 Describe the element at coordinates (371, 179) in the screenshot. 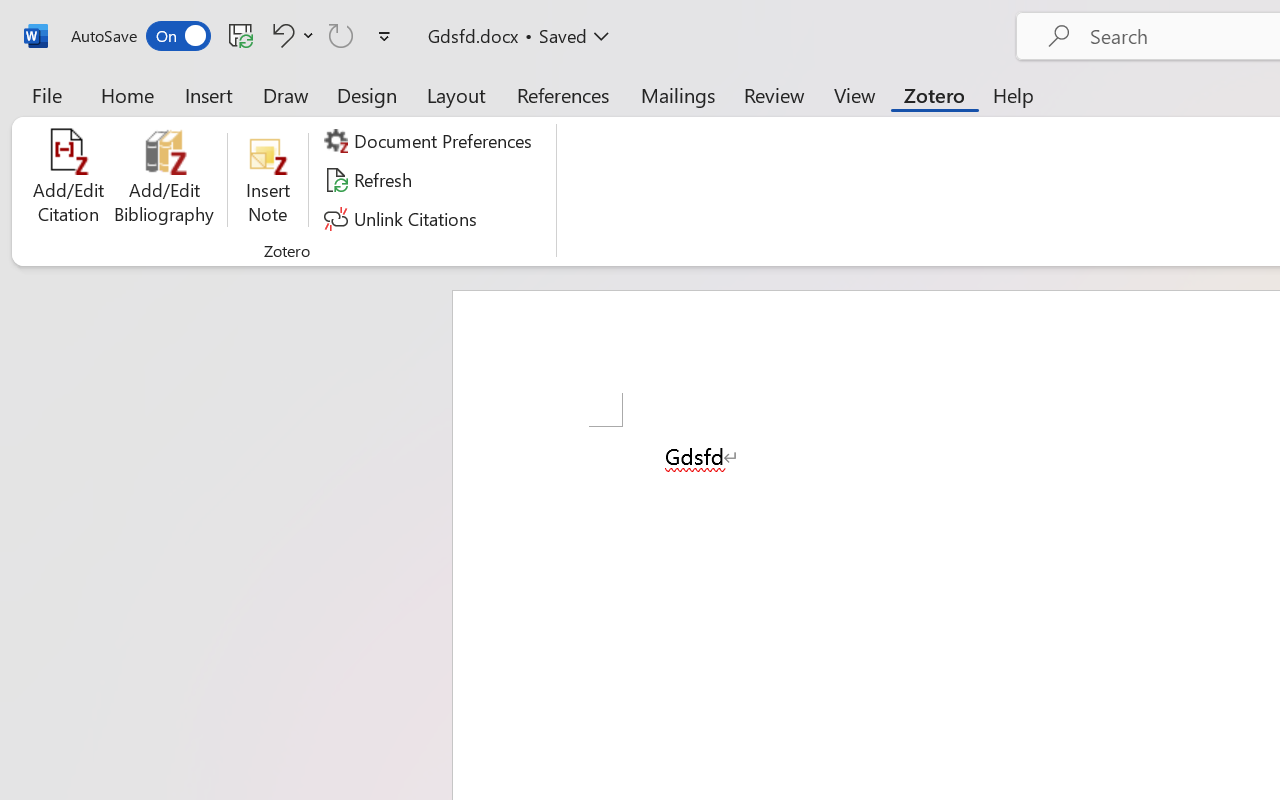

I see `'Refresh'` at that location.